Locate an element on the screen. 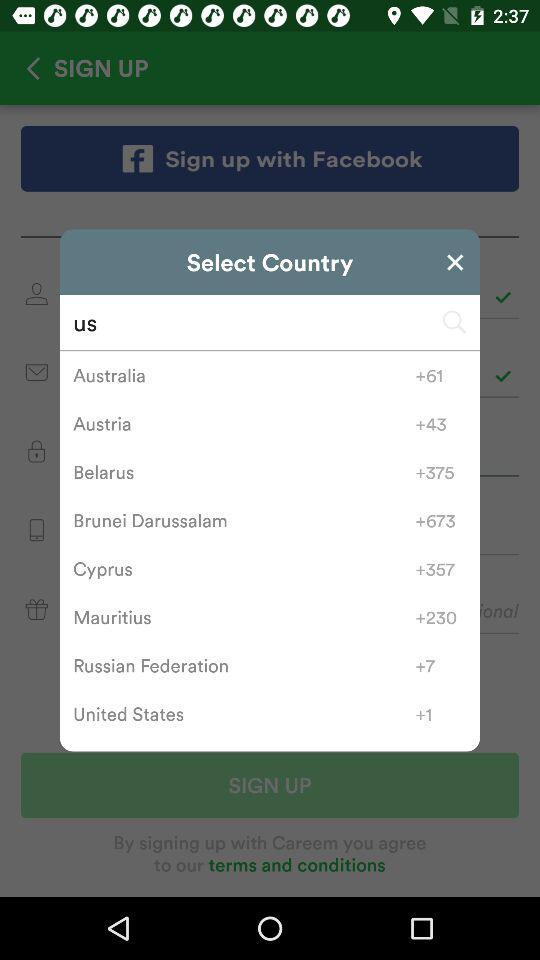  the item to the left of +673 is located at coordinates (244, 519).